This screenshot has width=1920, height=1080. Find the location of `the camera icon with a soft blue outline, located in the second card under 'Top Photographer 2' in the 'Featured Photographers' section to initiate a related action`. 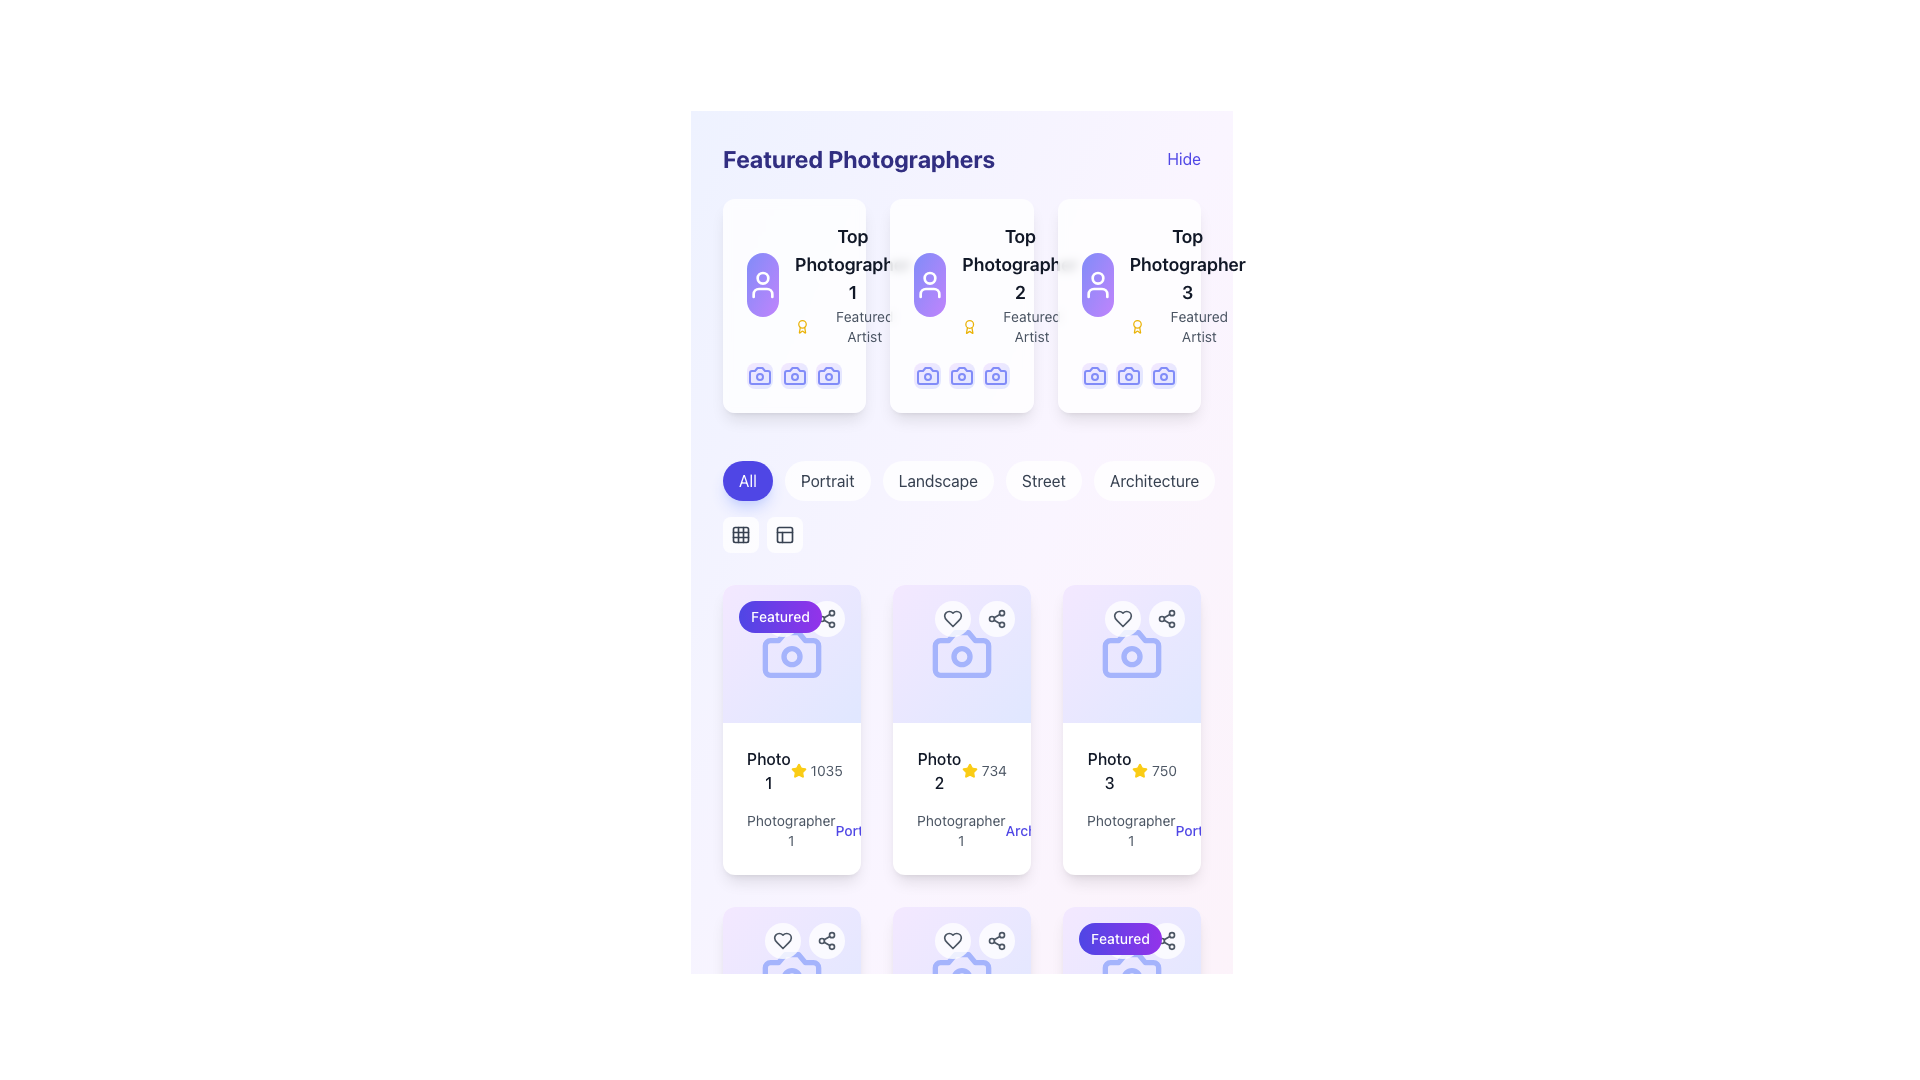

the camera icon with a soft blue outline, located in the second card under 'Top Photographer 2' in the 'Featured Photographers' section to initiate a related action is located at coordinates (996, 376).